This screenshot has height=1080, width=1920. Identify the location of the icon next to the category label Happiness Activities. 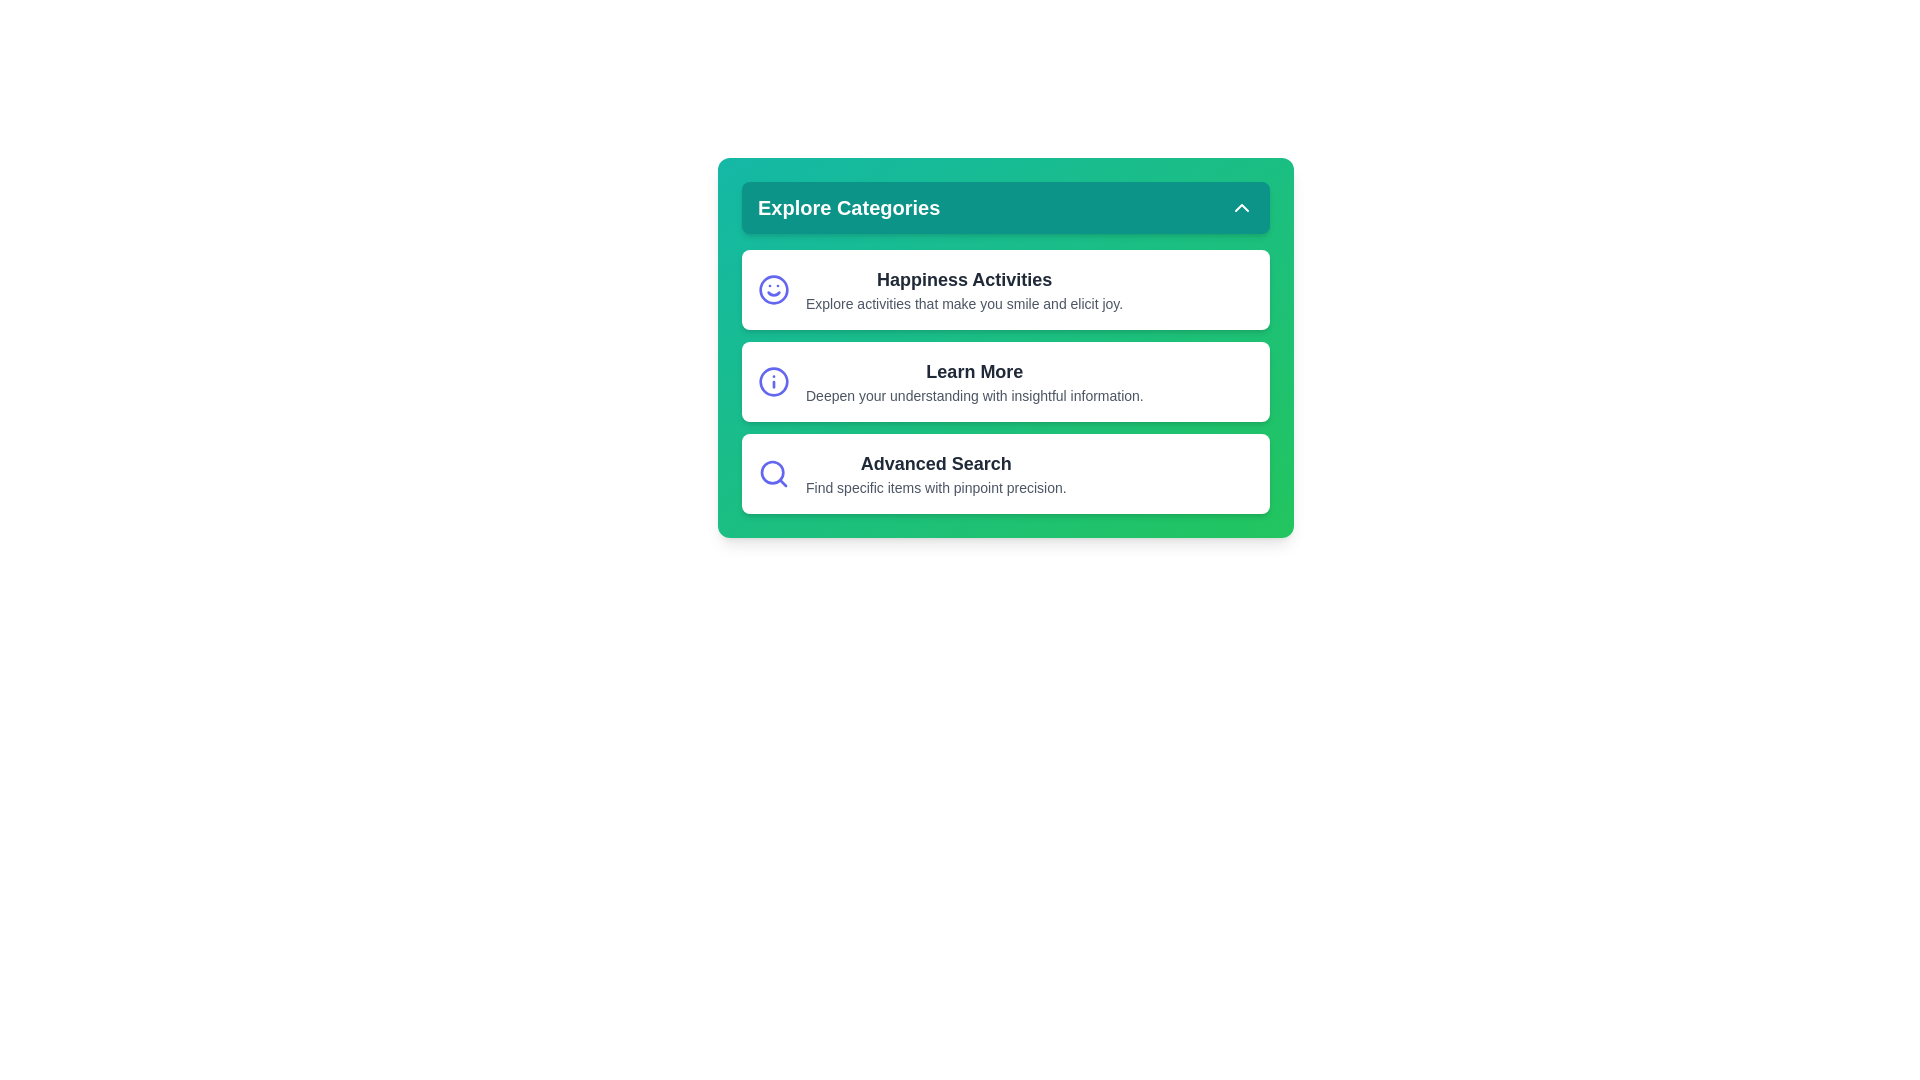
(772, 289).